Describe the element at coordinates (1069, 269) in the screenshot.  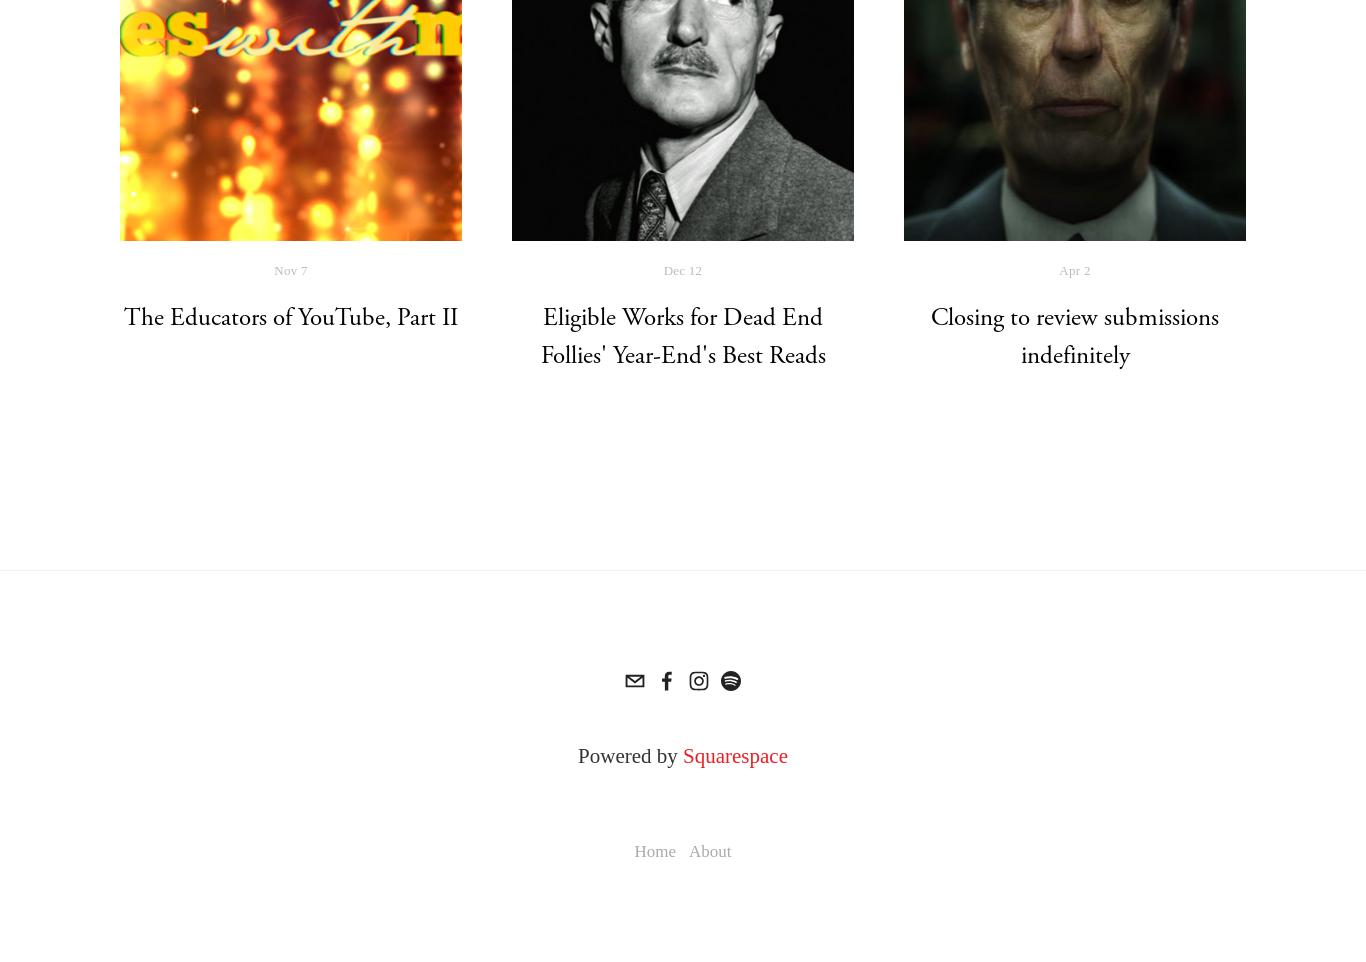
I see `'Apr'` at that location.